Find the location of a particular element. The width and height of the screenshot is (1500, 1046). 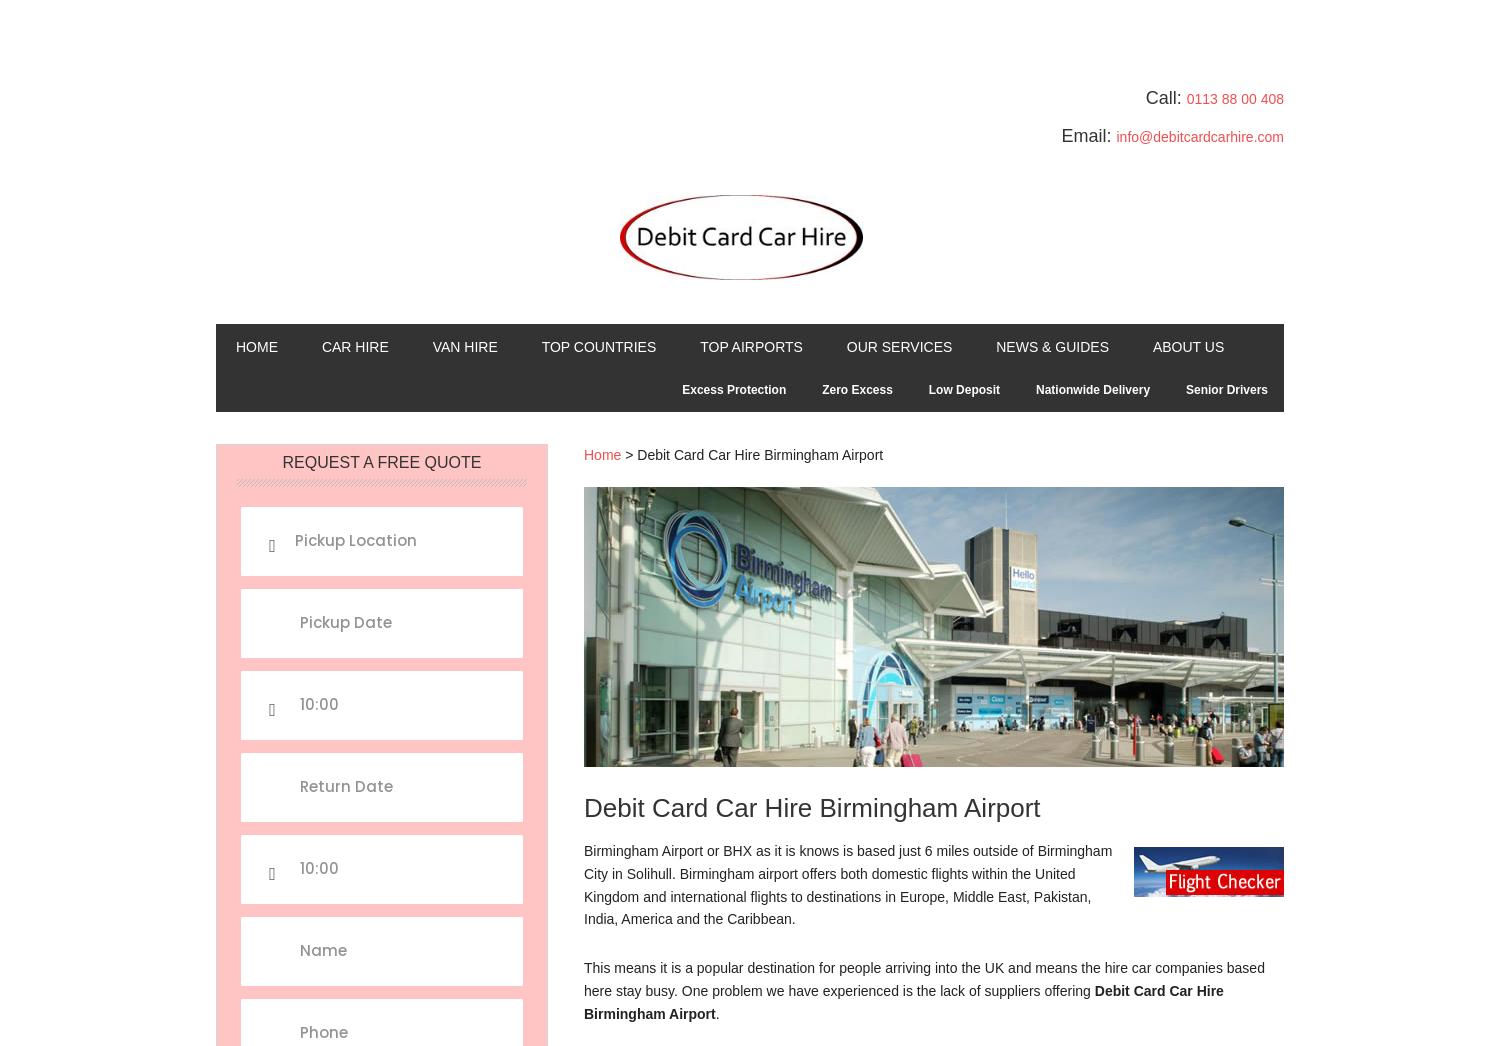

'Top Airports' is located at coordinates (751, 345).